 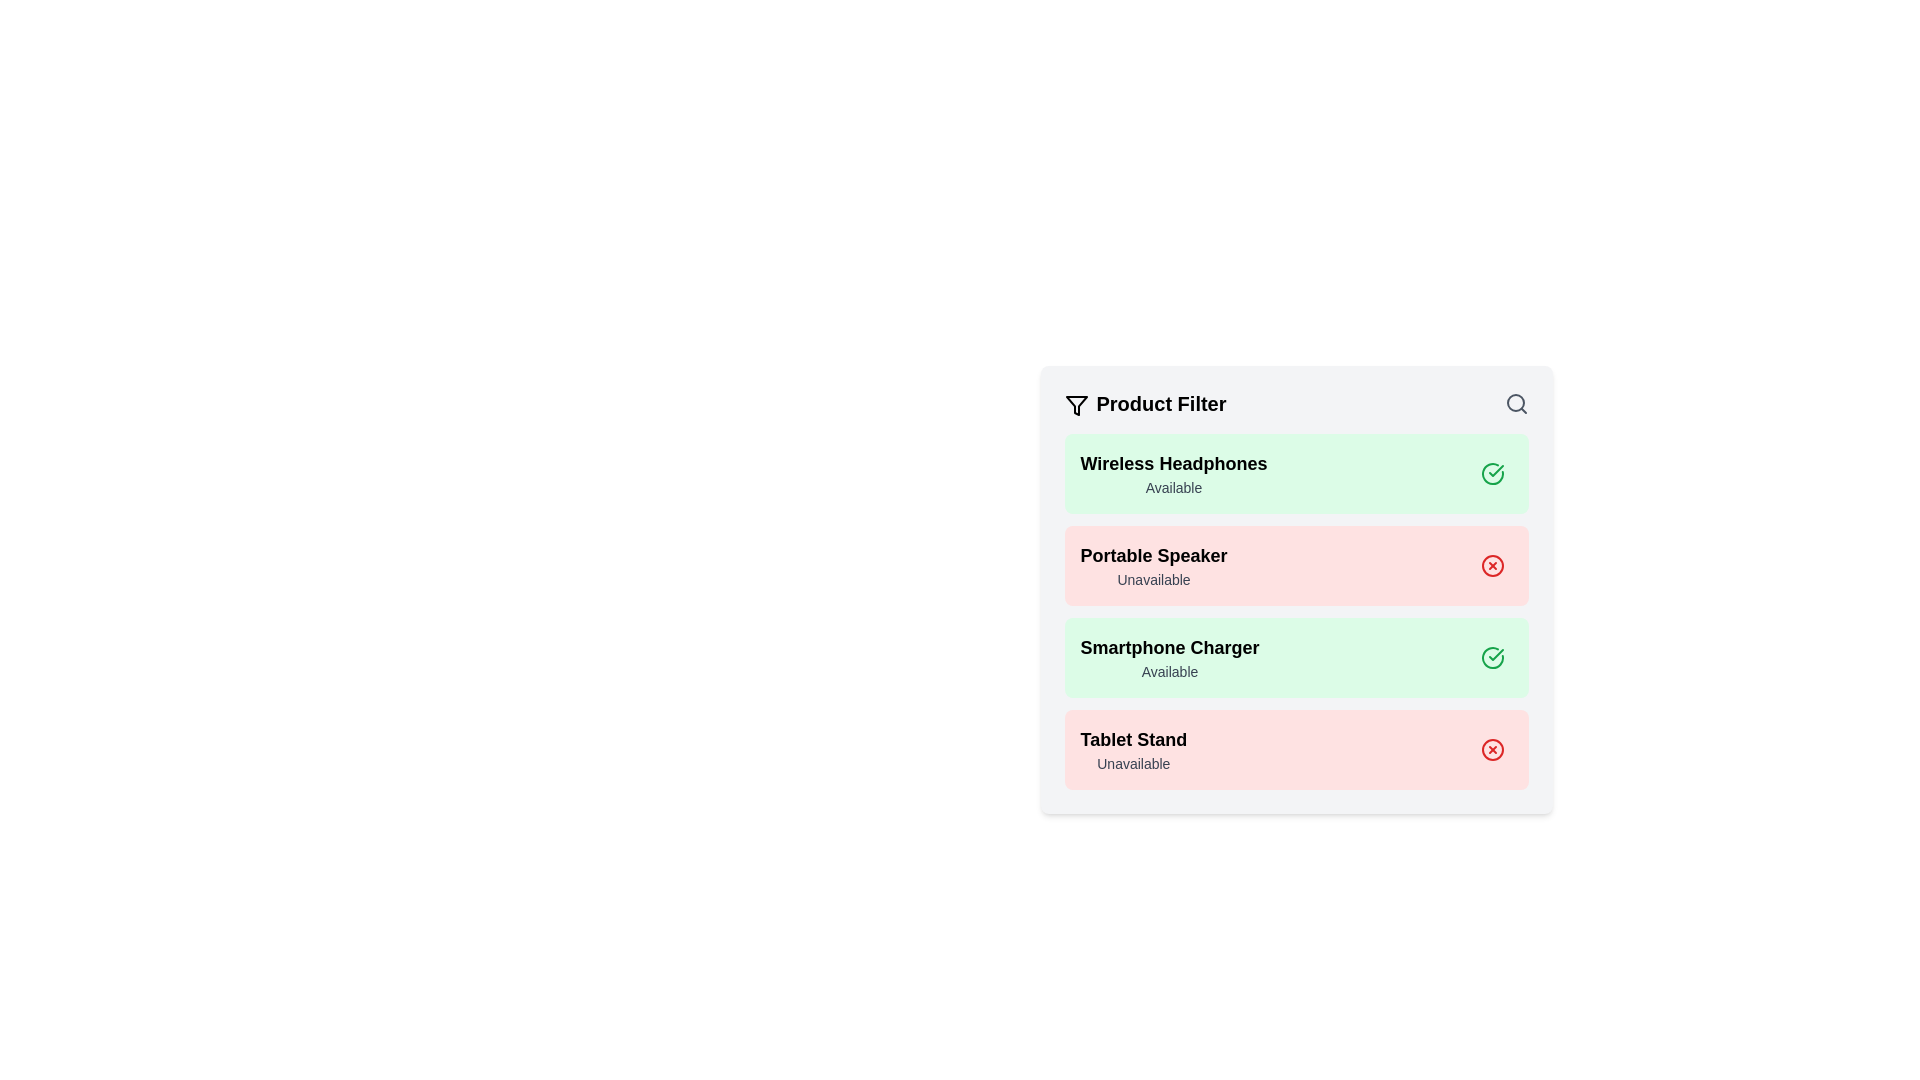 What do you see at coordinates (1173, 474) in the screenshot?
I see `the text element displaying 'Wireless Headphones' with the status 'Available' in a light green background, located at the top of the product list` at bounding box center [1173, 474].